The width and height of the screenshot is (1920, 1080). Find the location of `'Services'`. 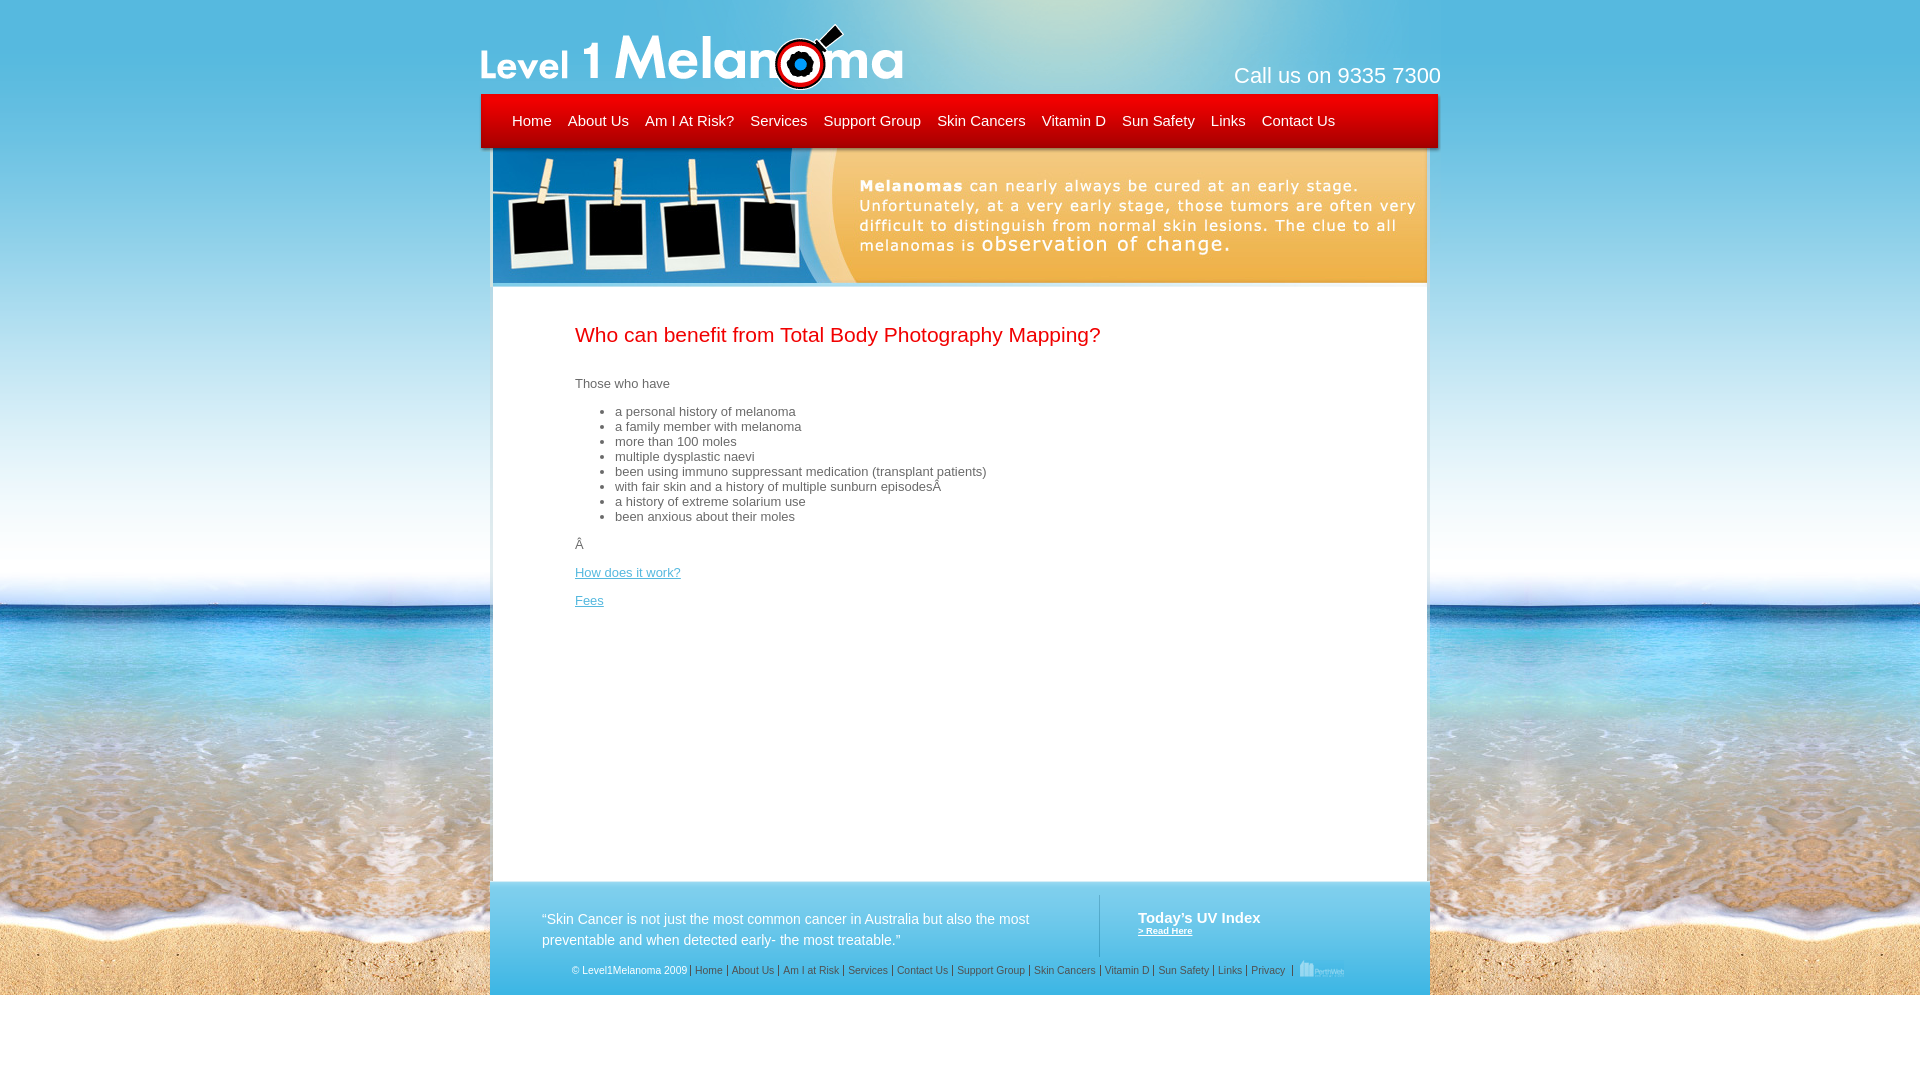

'Services' is located at coordinates (867, 969).